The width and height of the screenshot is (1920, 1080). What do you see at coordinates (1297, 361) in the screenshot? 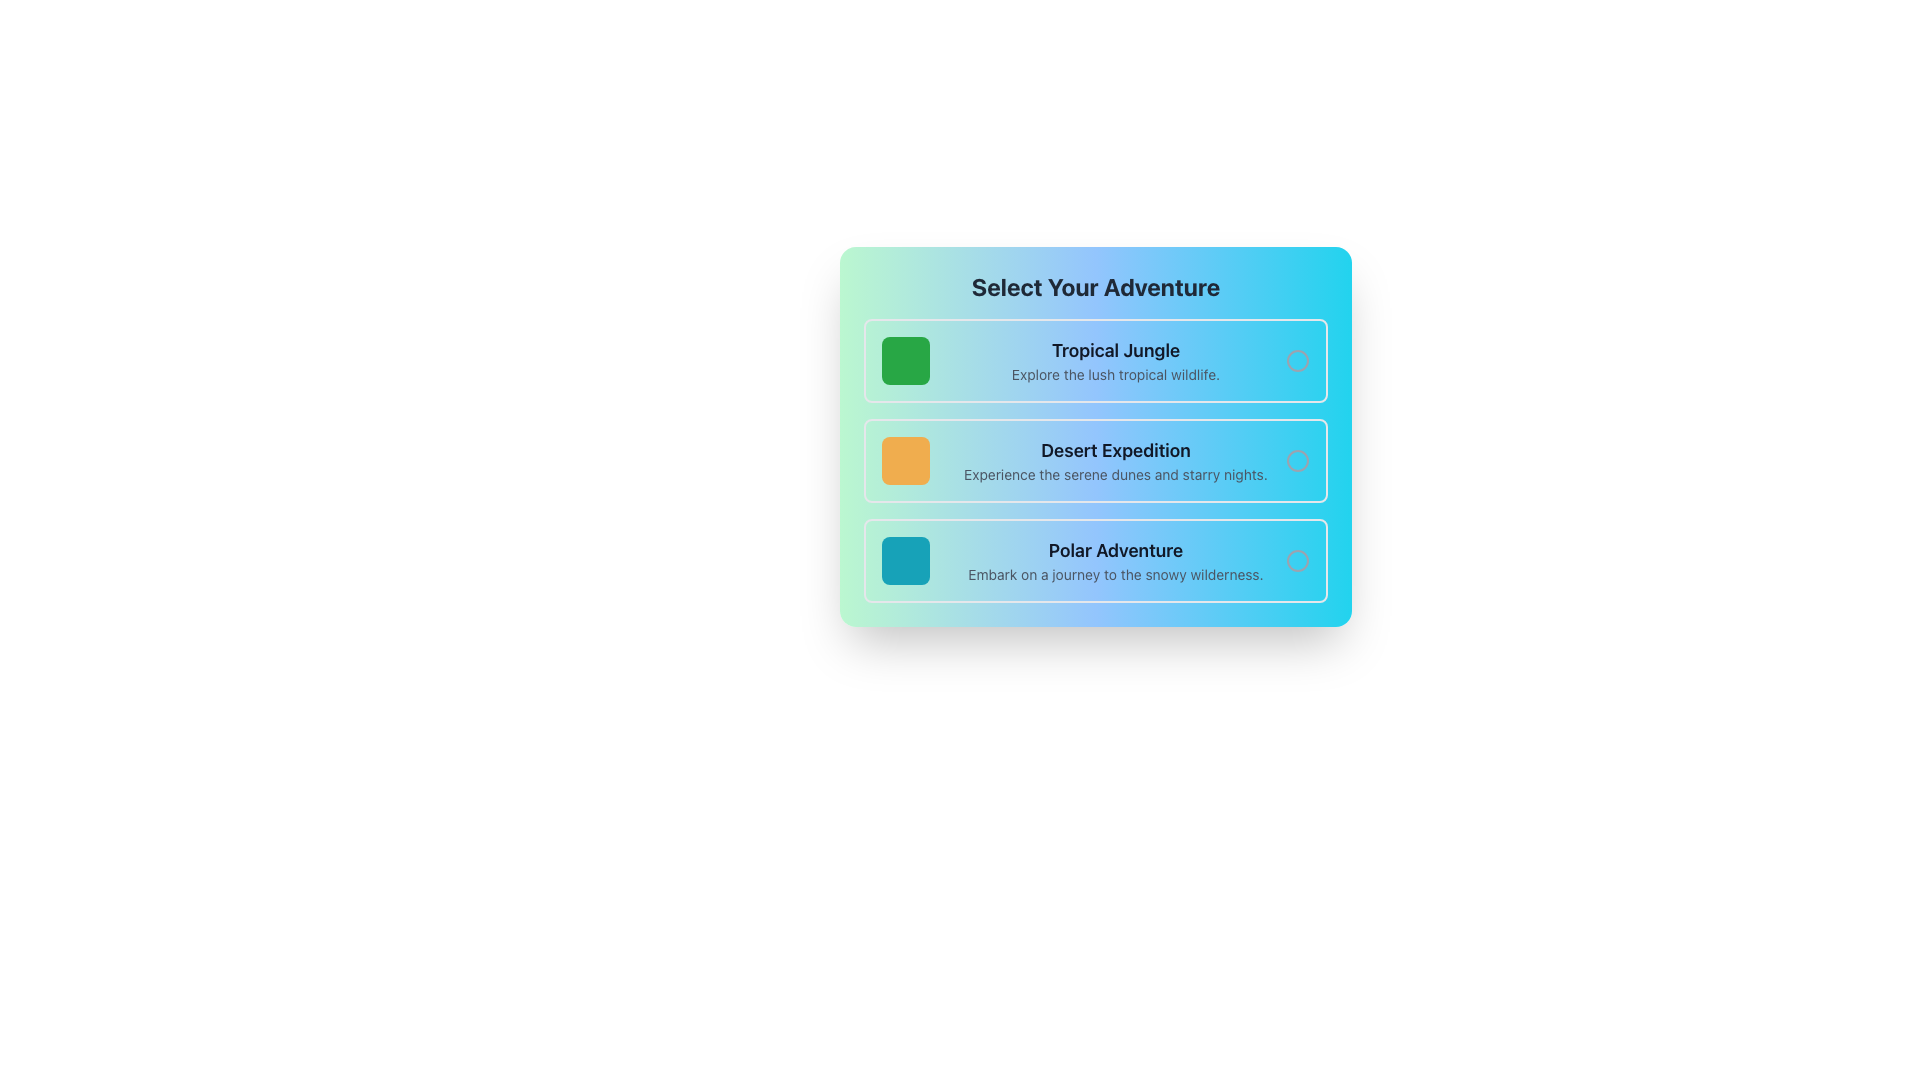
I see `the circular radio button icon located within the 'Tropical Jungle' card` at bounding box center [1297, 361].